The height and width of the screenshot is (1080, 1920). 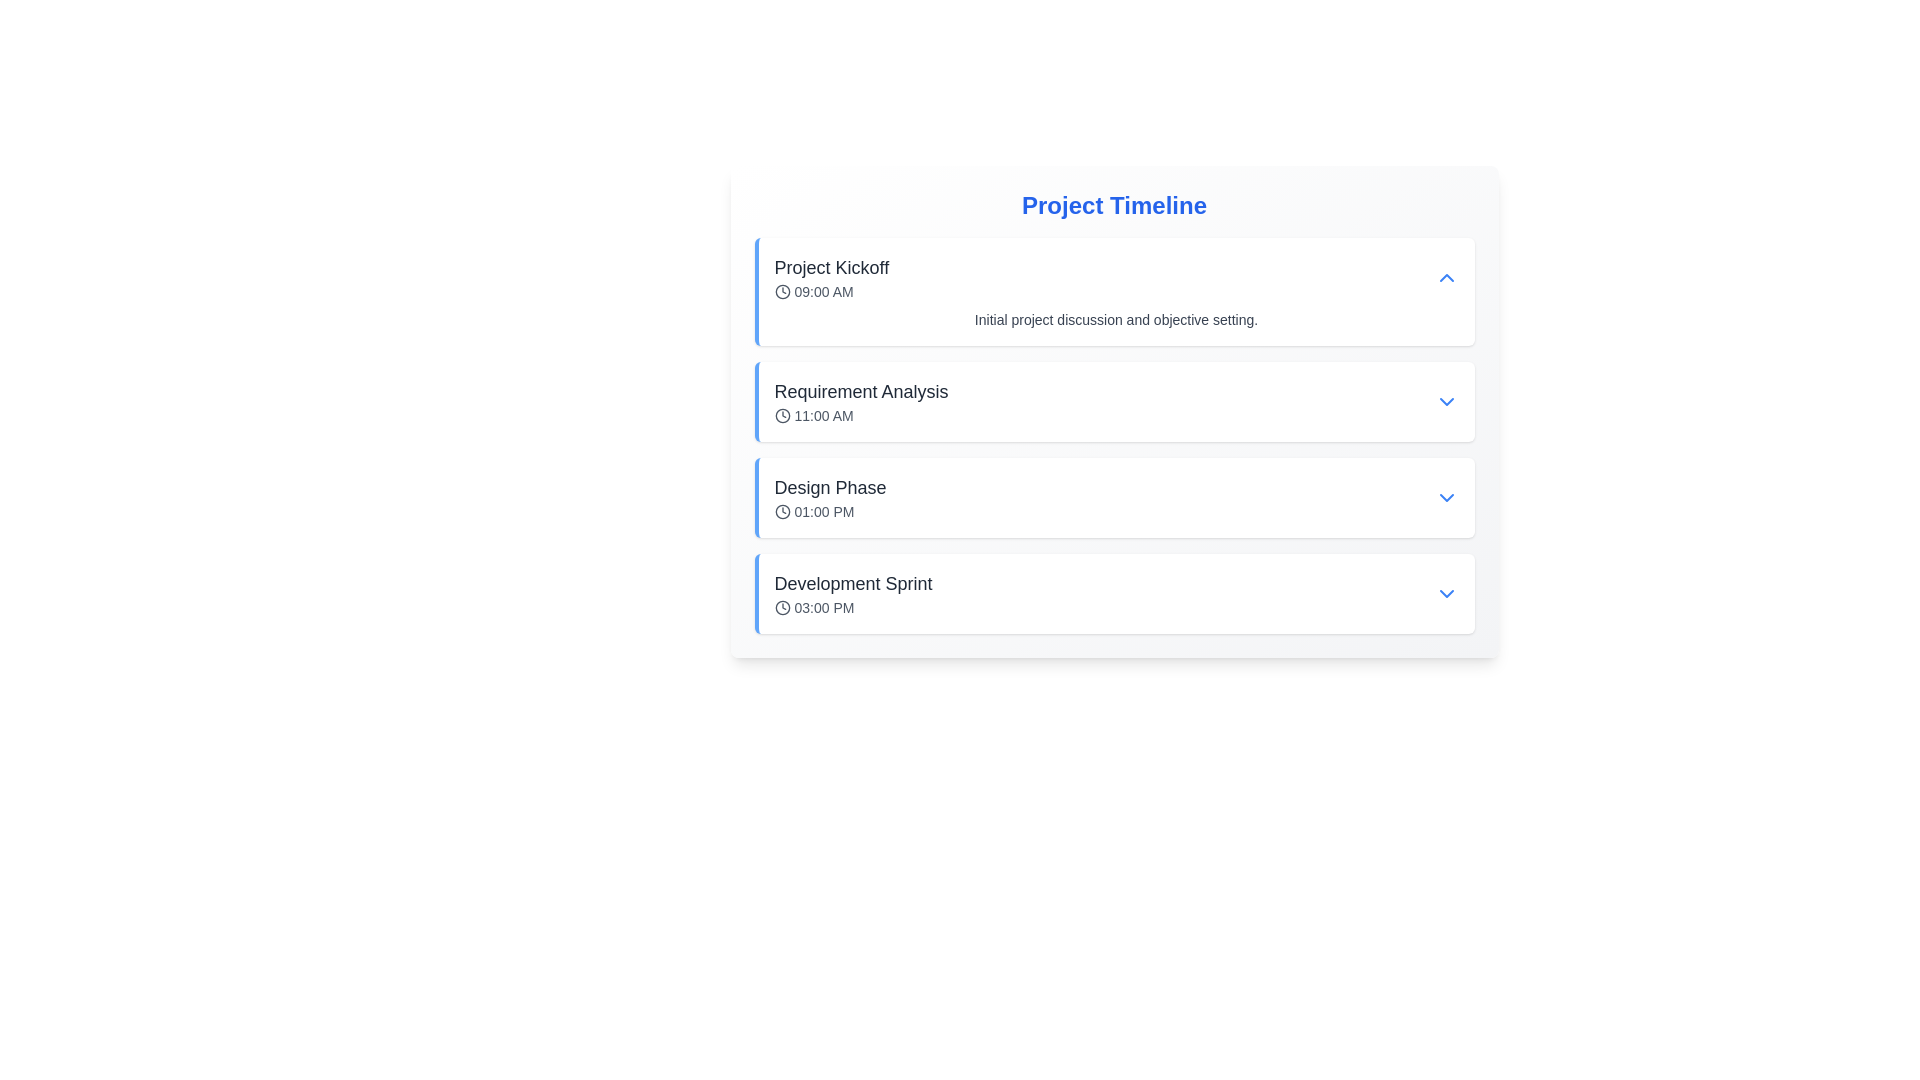 What do you see at coordinates (781, 415) in the screenshot?
I see `the circular graphical element indicating part of a clock icon associated with the 'Requirement Analysis' timeline marker` at bounding box center [781, 415].